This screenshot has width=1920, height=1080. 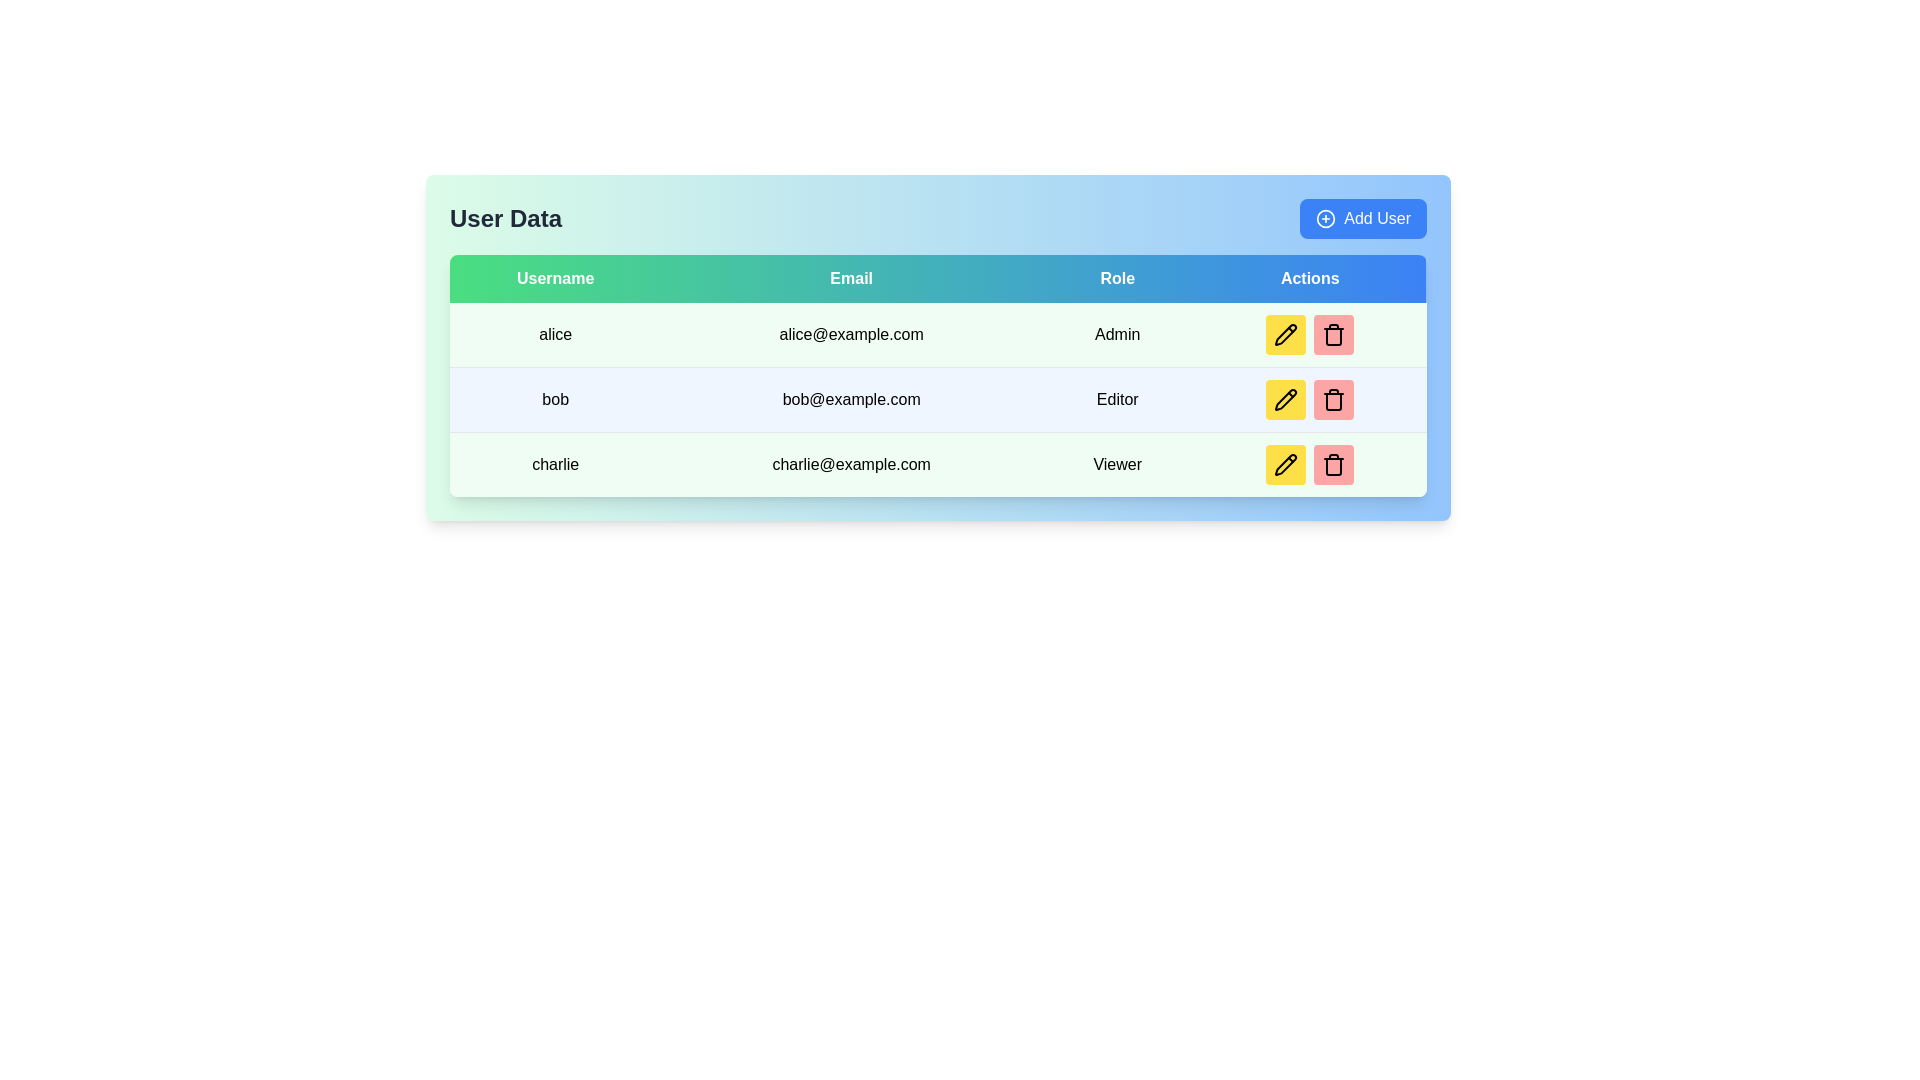 I want to click on the 'Actions' text label in bold white font located, so click(x=1310, y=278).